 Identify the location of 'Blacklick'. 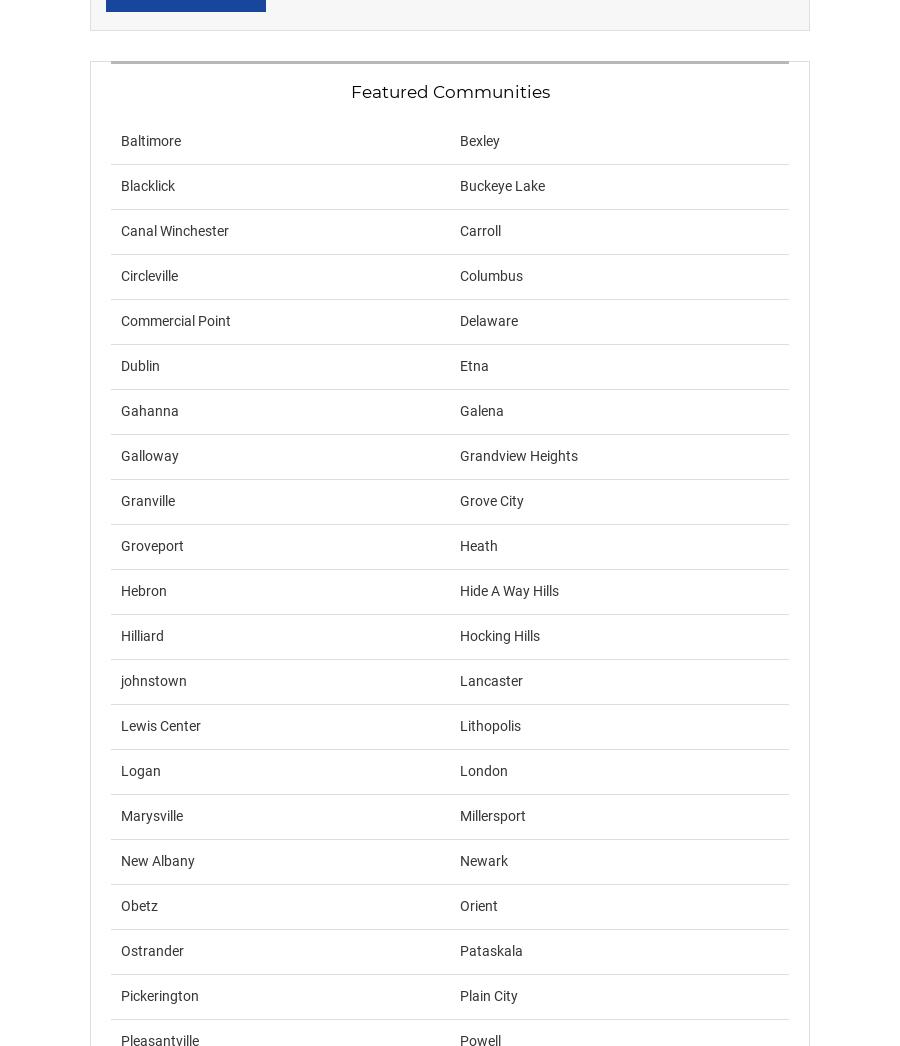
(147, 185).